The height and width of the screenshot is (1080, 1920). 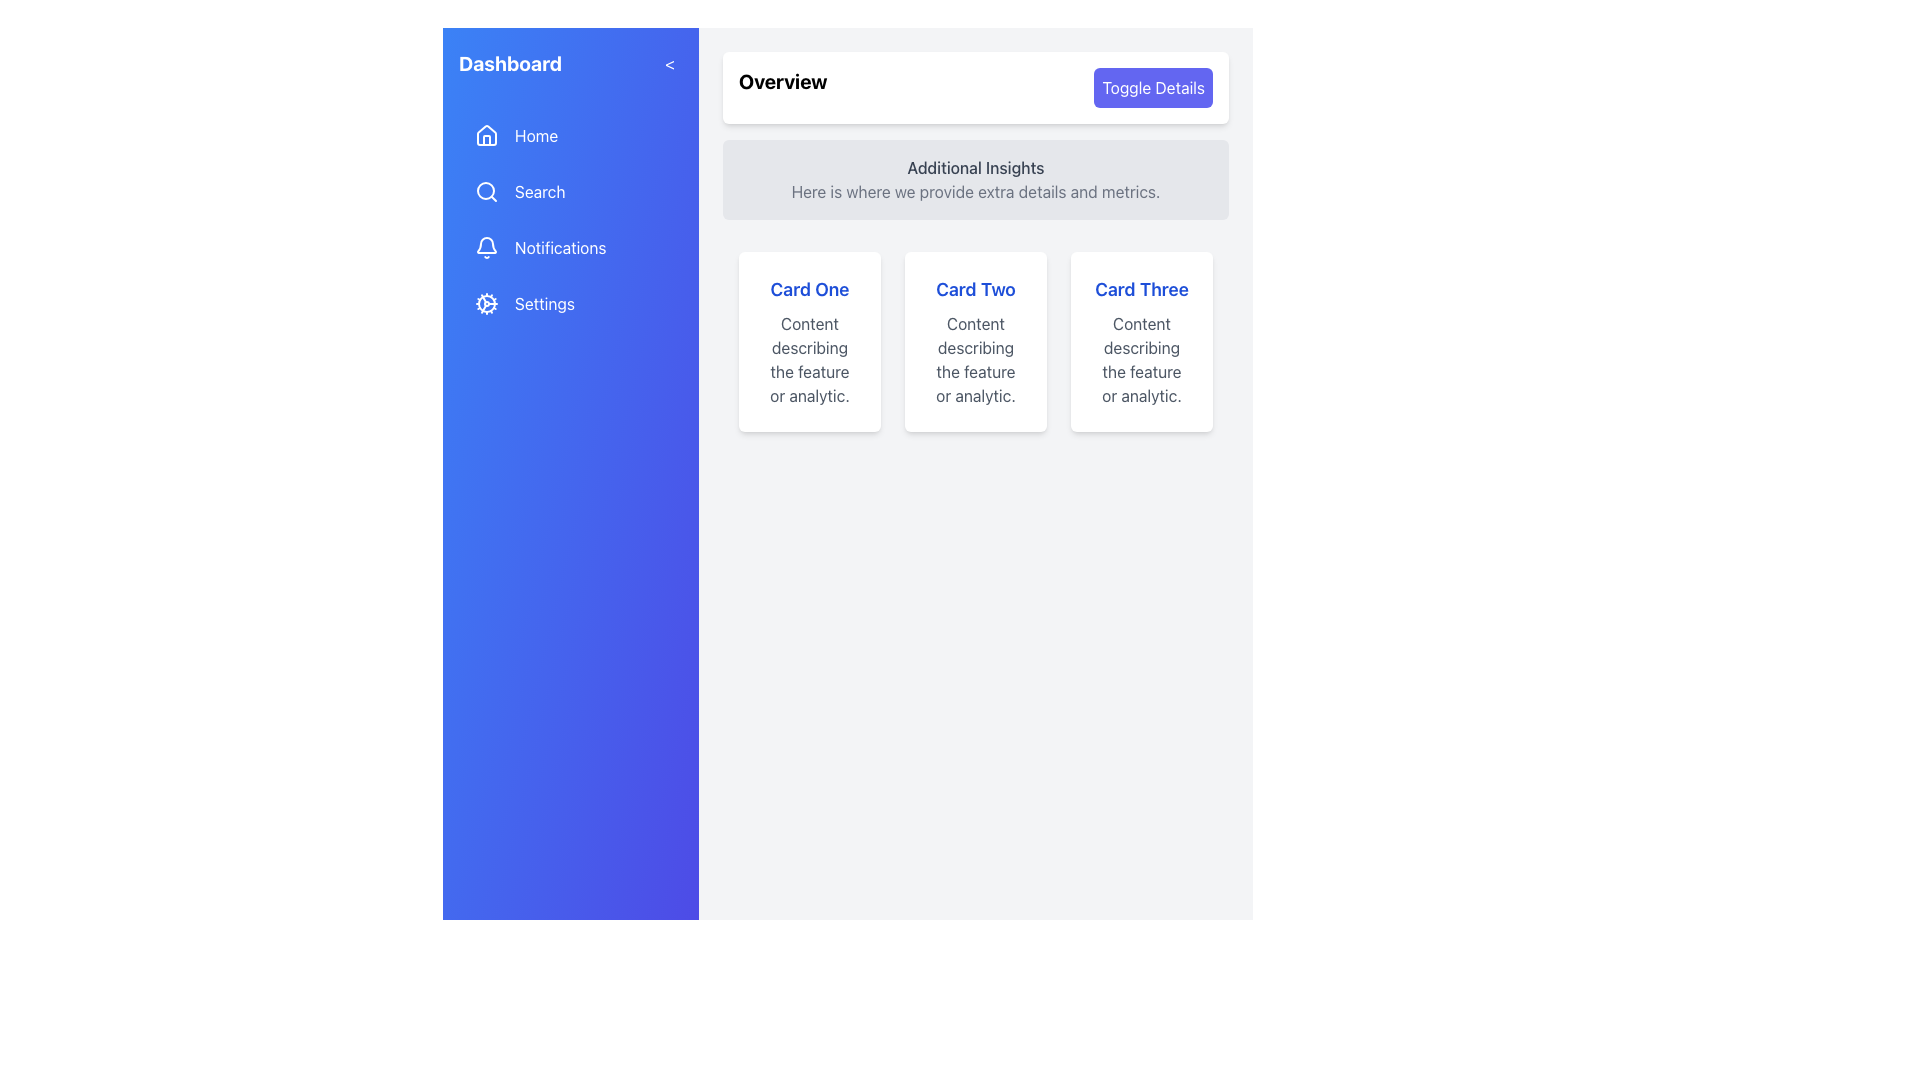 I want to click on the first card located below the 'Overview' section in the interface, which displays a title and descriptive content related to features or analytics, so click(x=810, y=341).